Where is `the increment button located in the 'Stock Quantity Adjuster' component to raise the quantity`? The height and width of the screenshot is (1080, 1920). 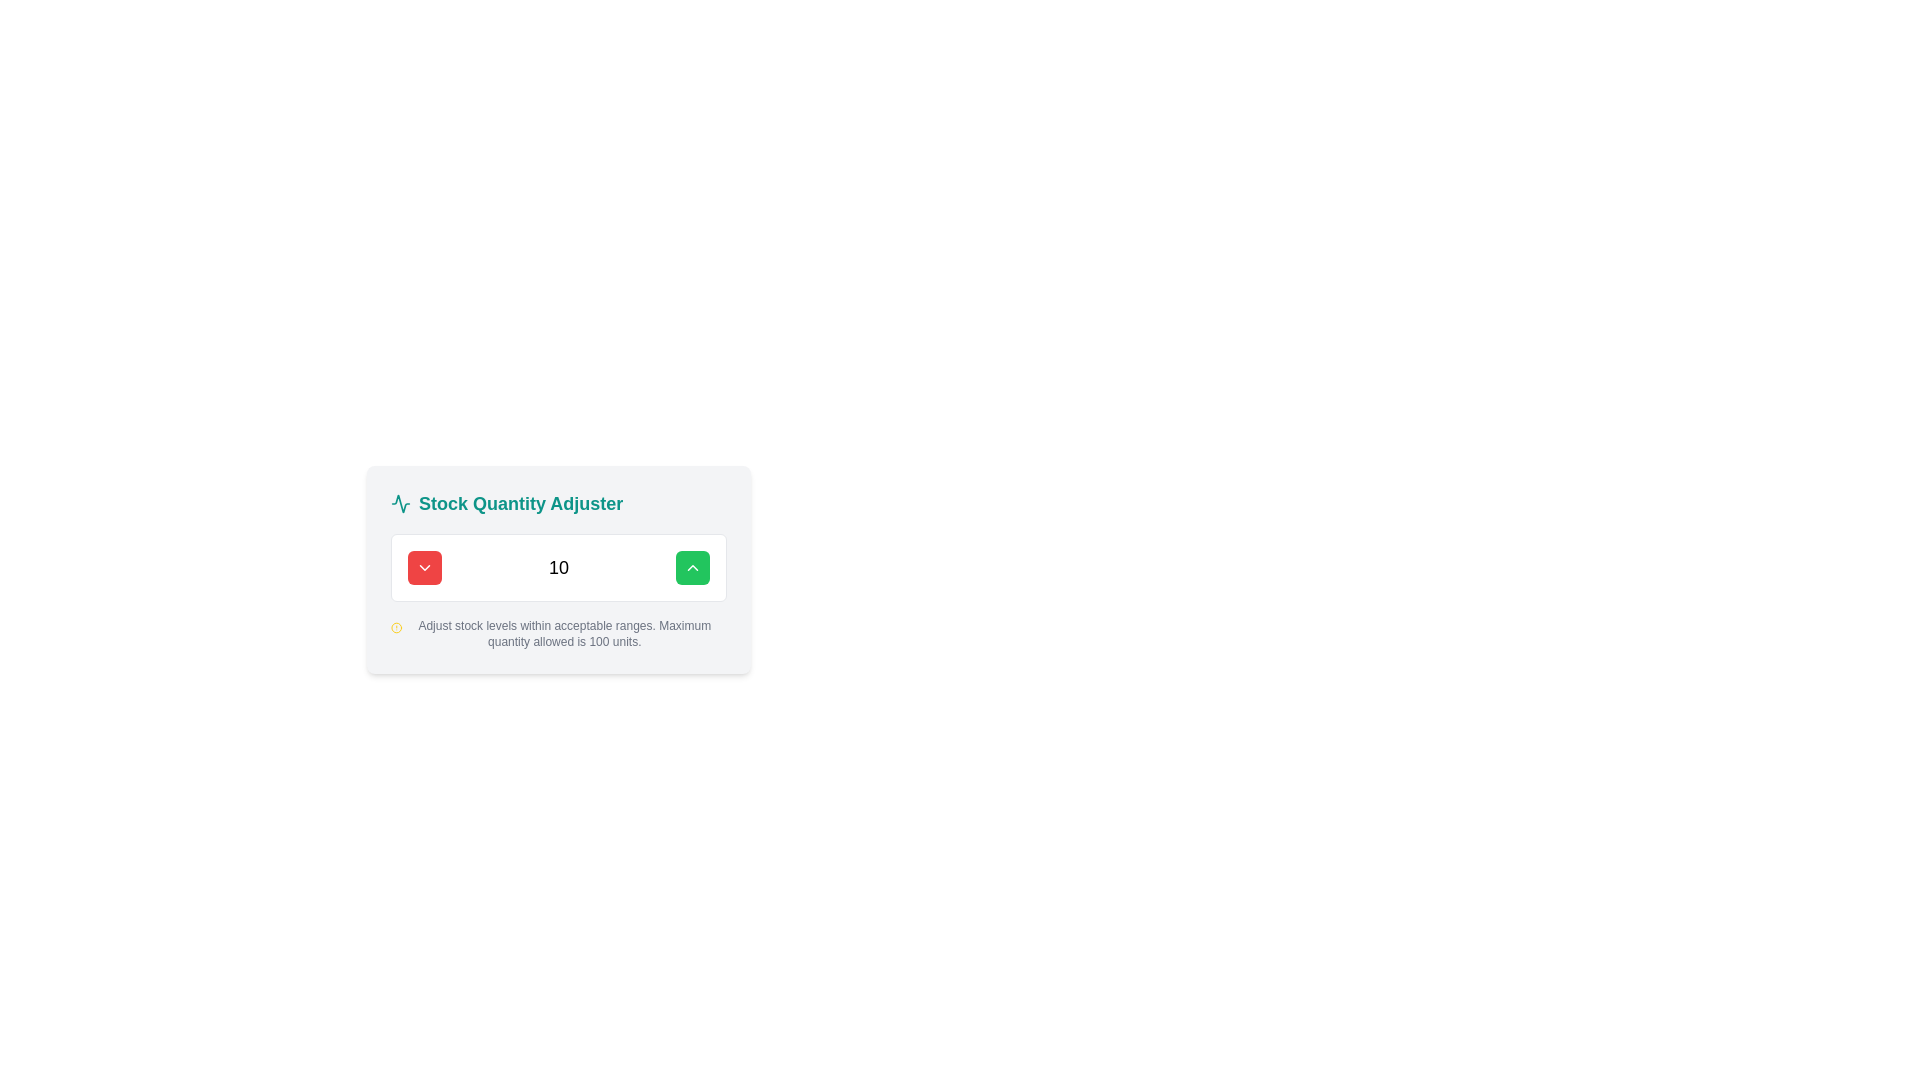 the increment button located in the 'Stock Quantity Adjuster' component to raise the quantity is located at coordinates (558, 570).